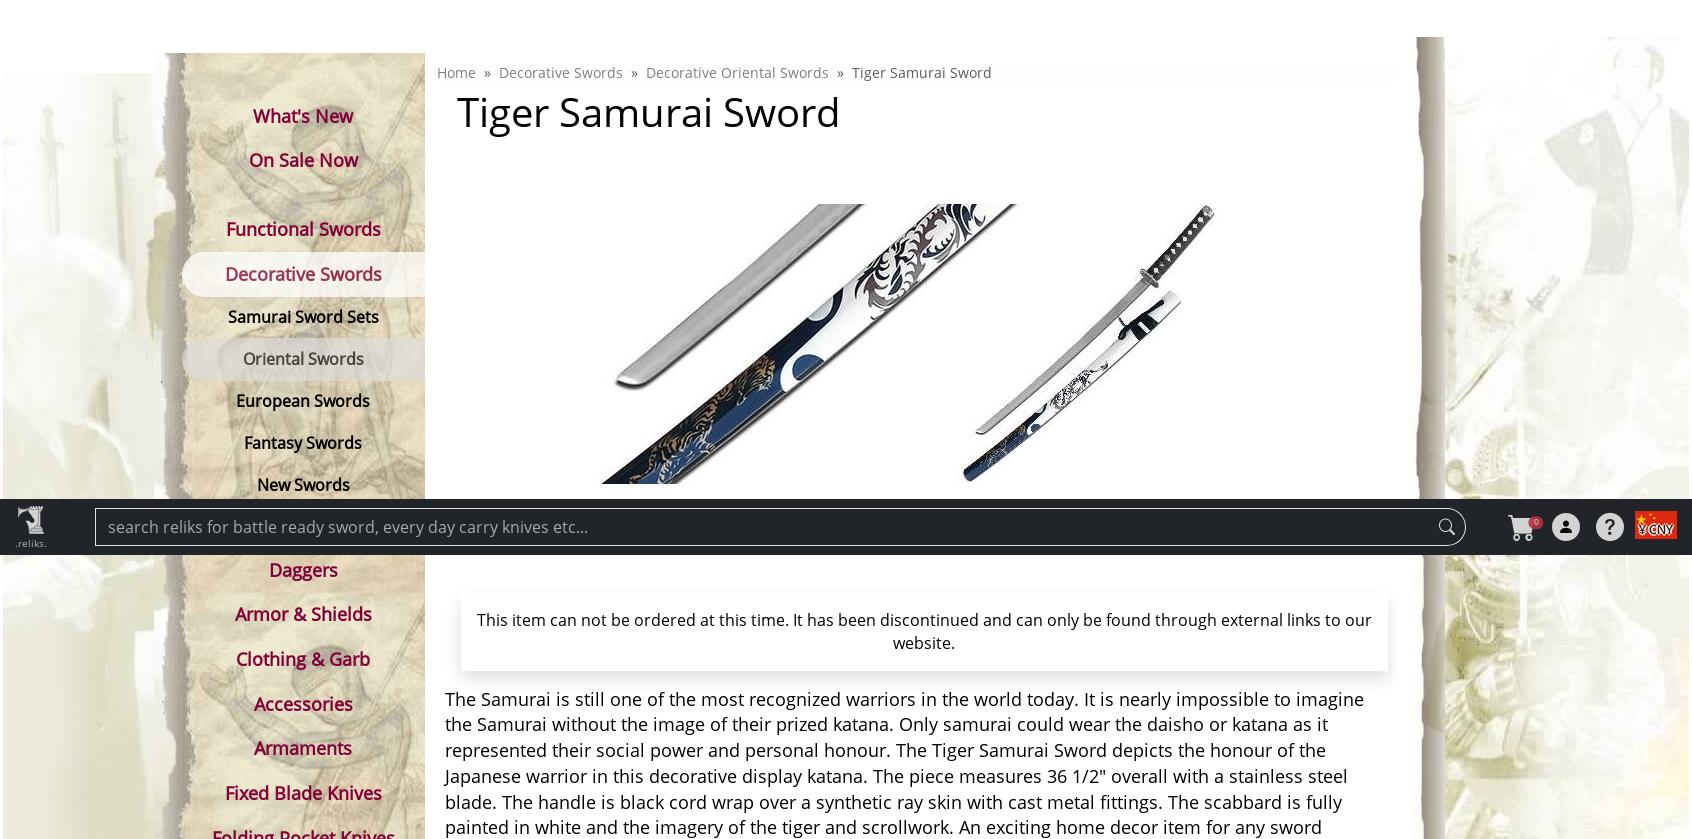  I want to click on 'Photo Gallery', so click(583, 418).